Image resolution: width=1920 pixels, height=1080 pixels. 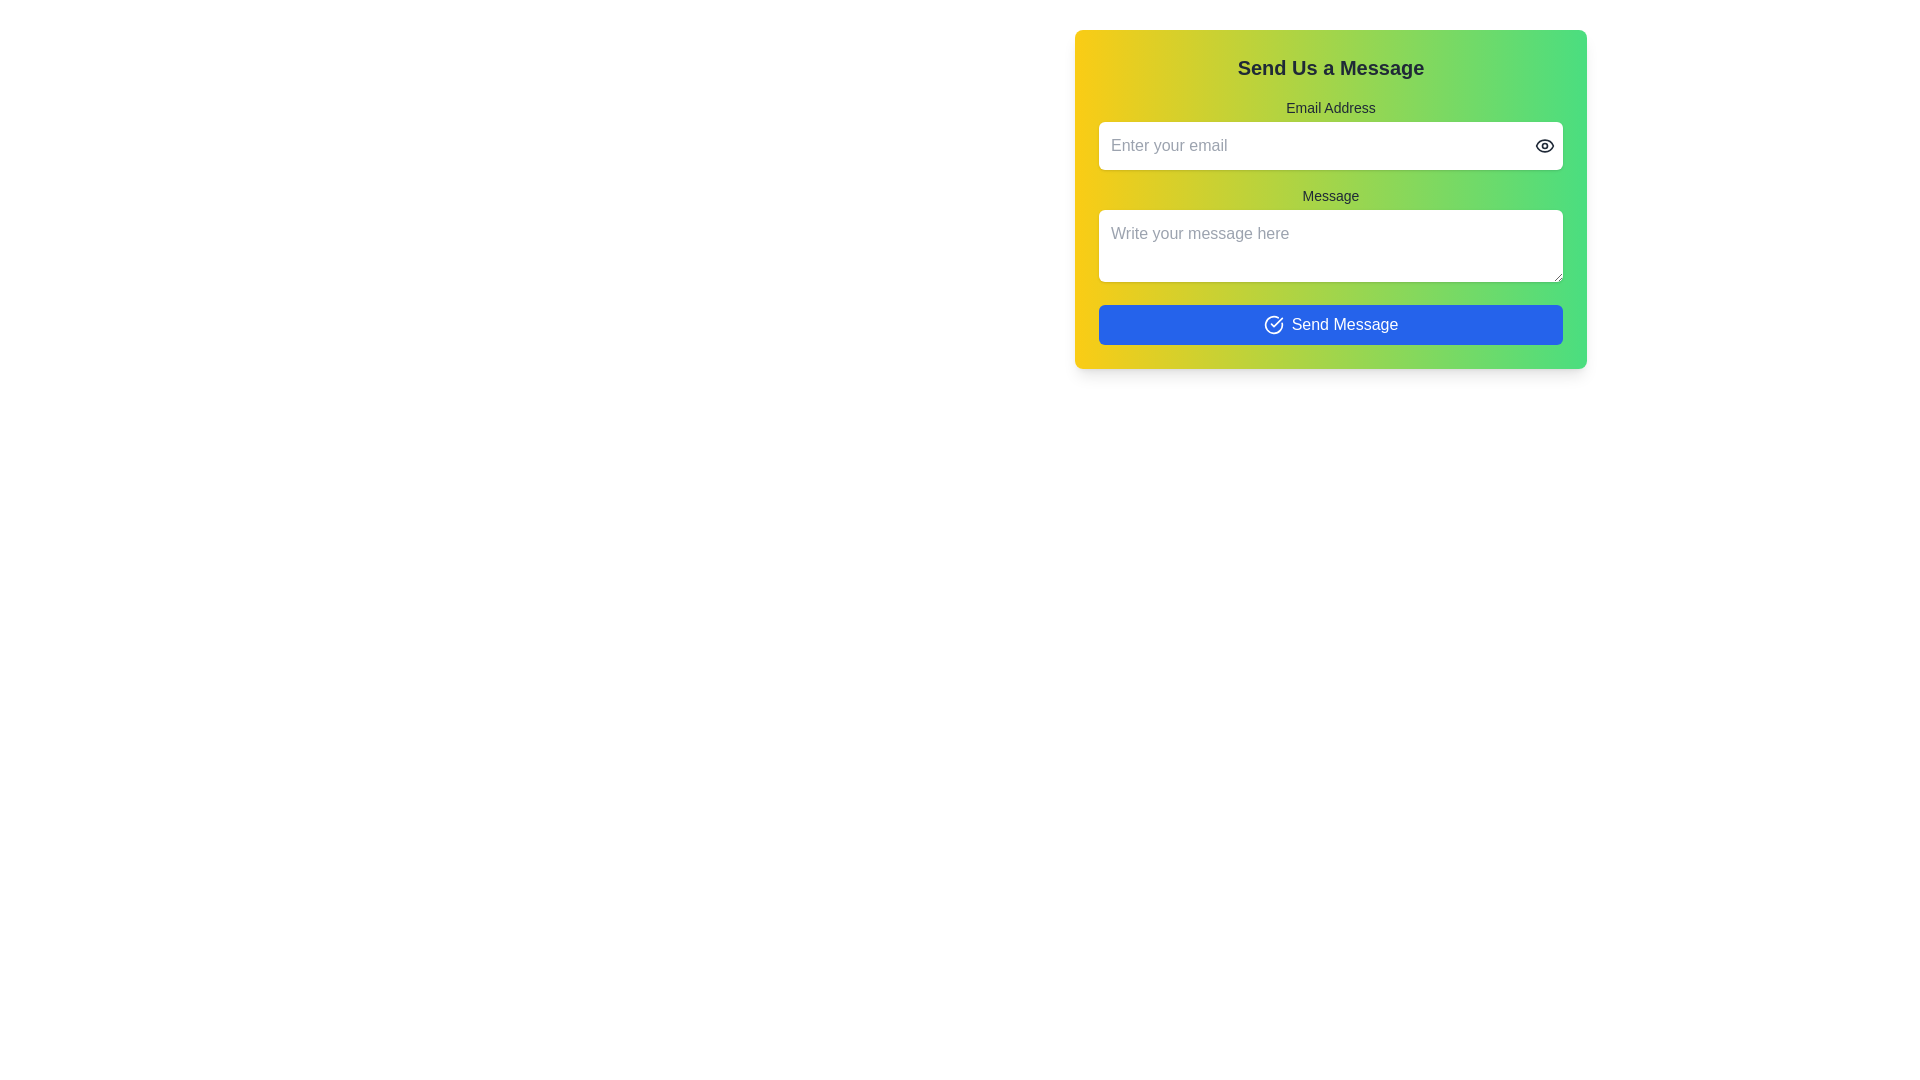 I want to click on text content of the Text header, which serves as the descriptive heading for the messaging form positioned above the 'Email Address' and 'Message' fields, so click(x=1330, y=67).